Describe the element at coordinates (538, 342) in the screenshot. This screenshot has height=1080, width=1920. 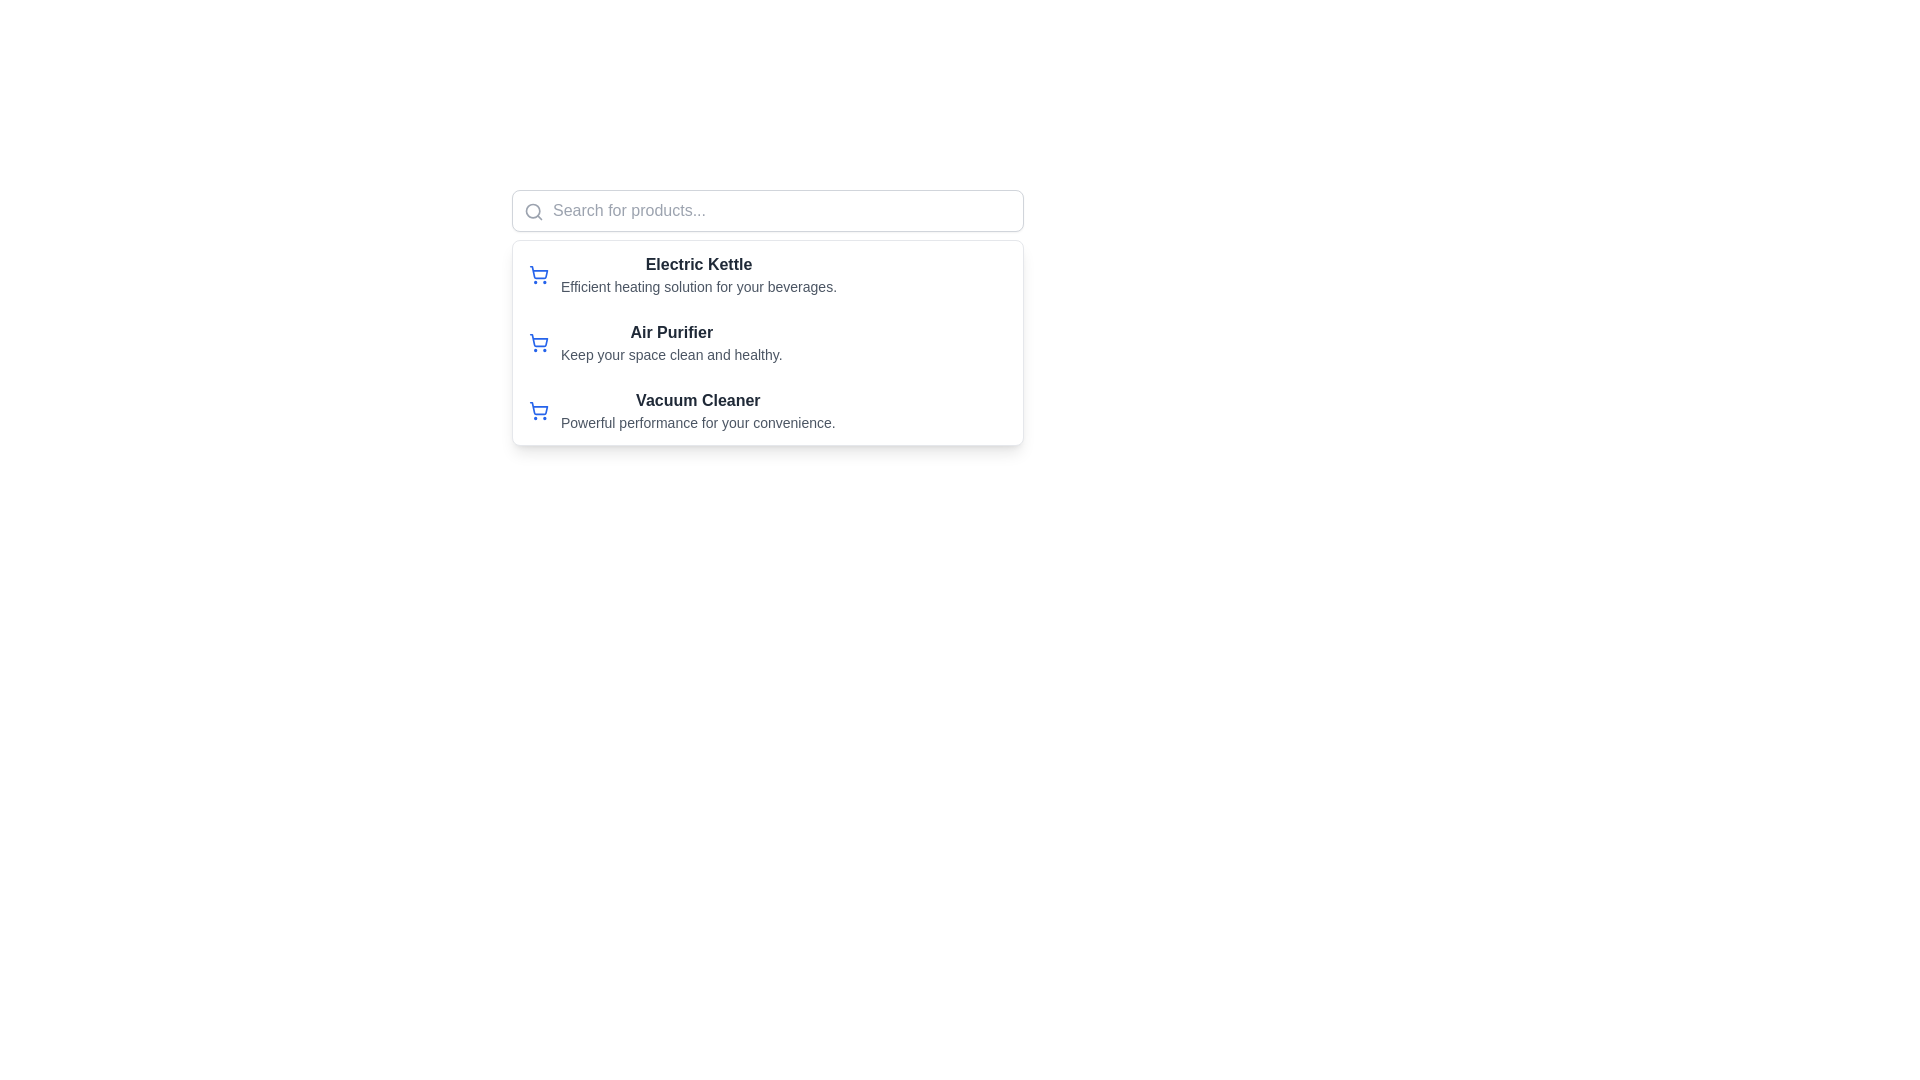
I see `the shopping cart SVG icon located to the left of the 'Air Purifier' text` at that location.